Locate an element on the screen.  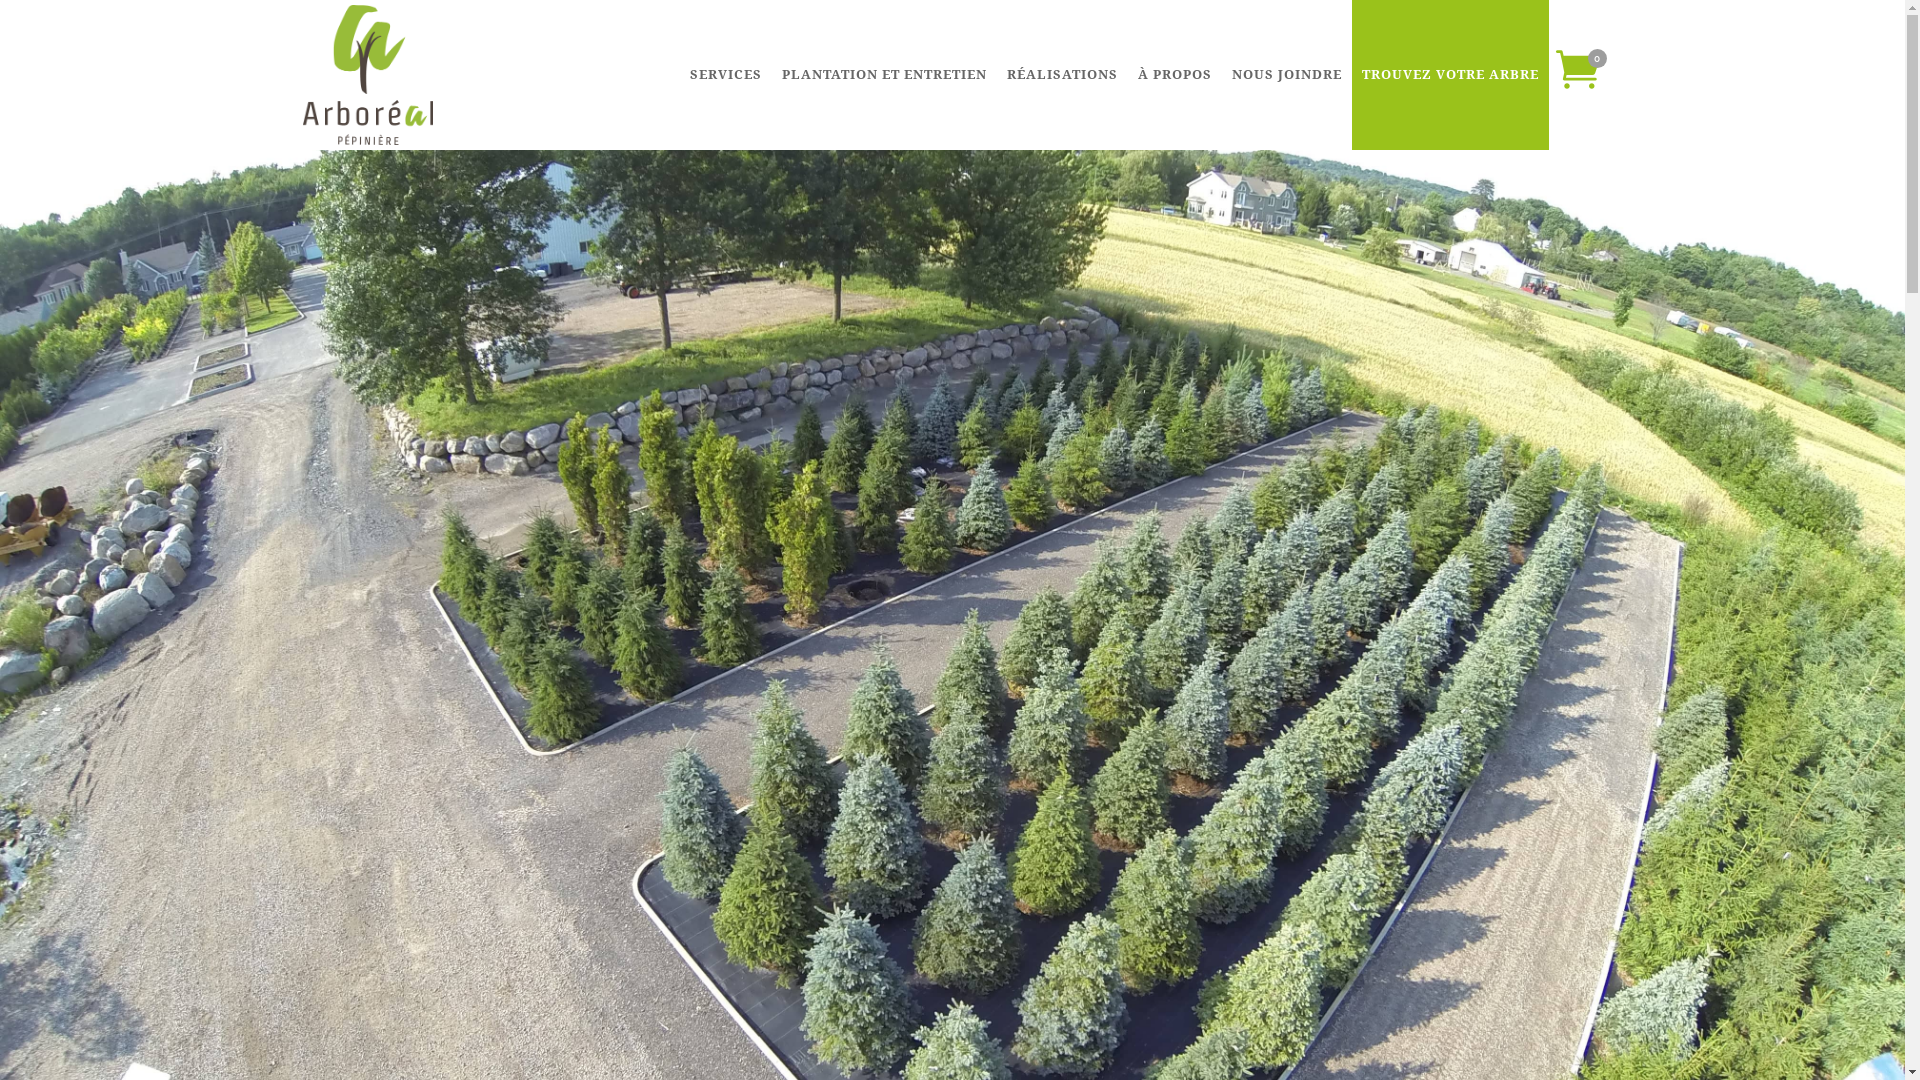
'0' is located at coordinates (1577, 73).